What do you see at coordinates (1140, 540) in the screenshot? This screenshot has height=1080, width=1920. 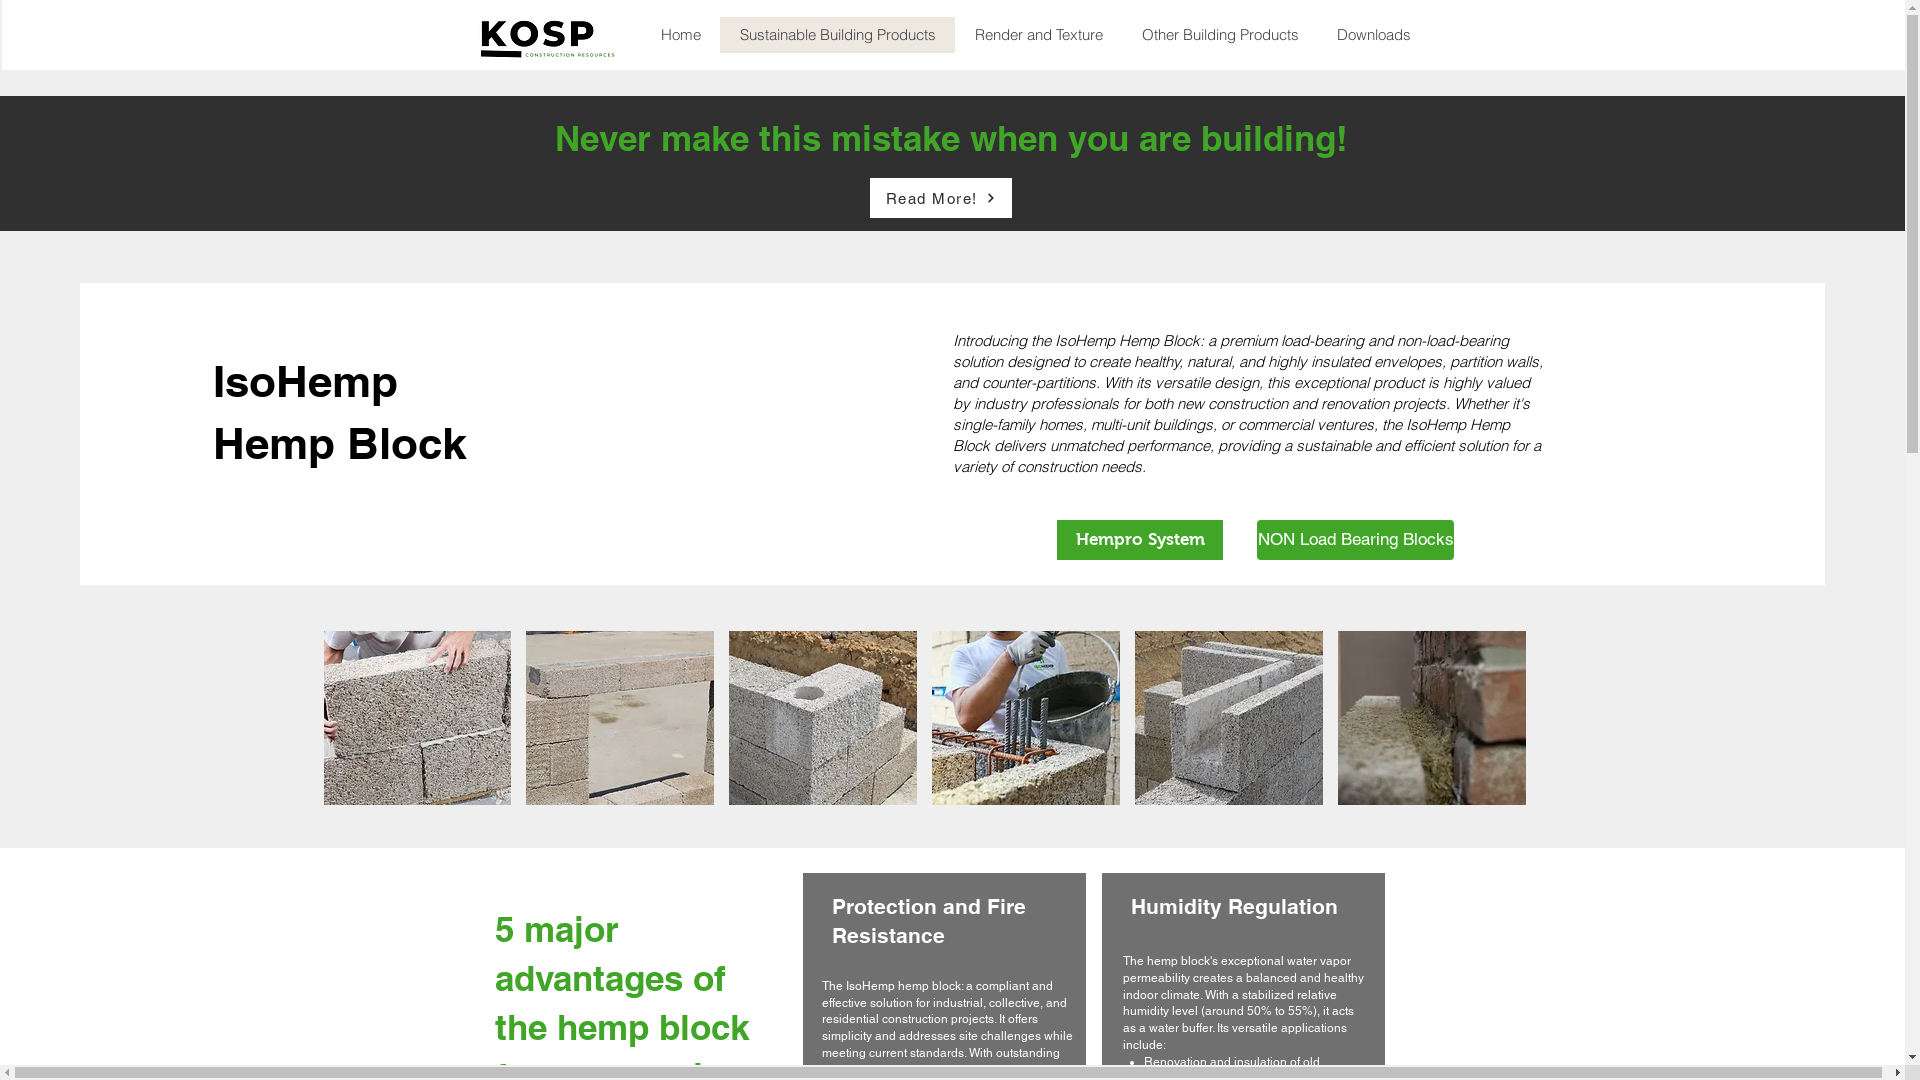 I see `'Hempro System'` at bounding box center [1140, 540].